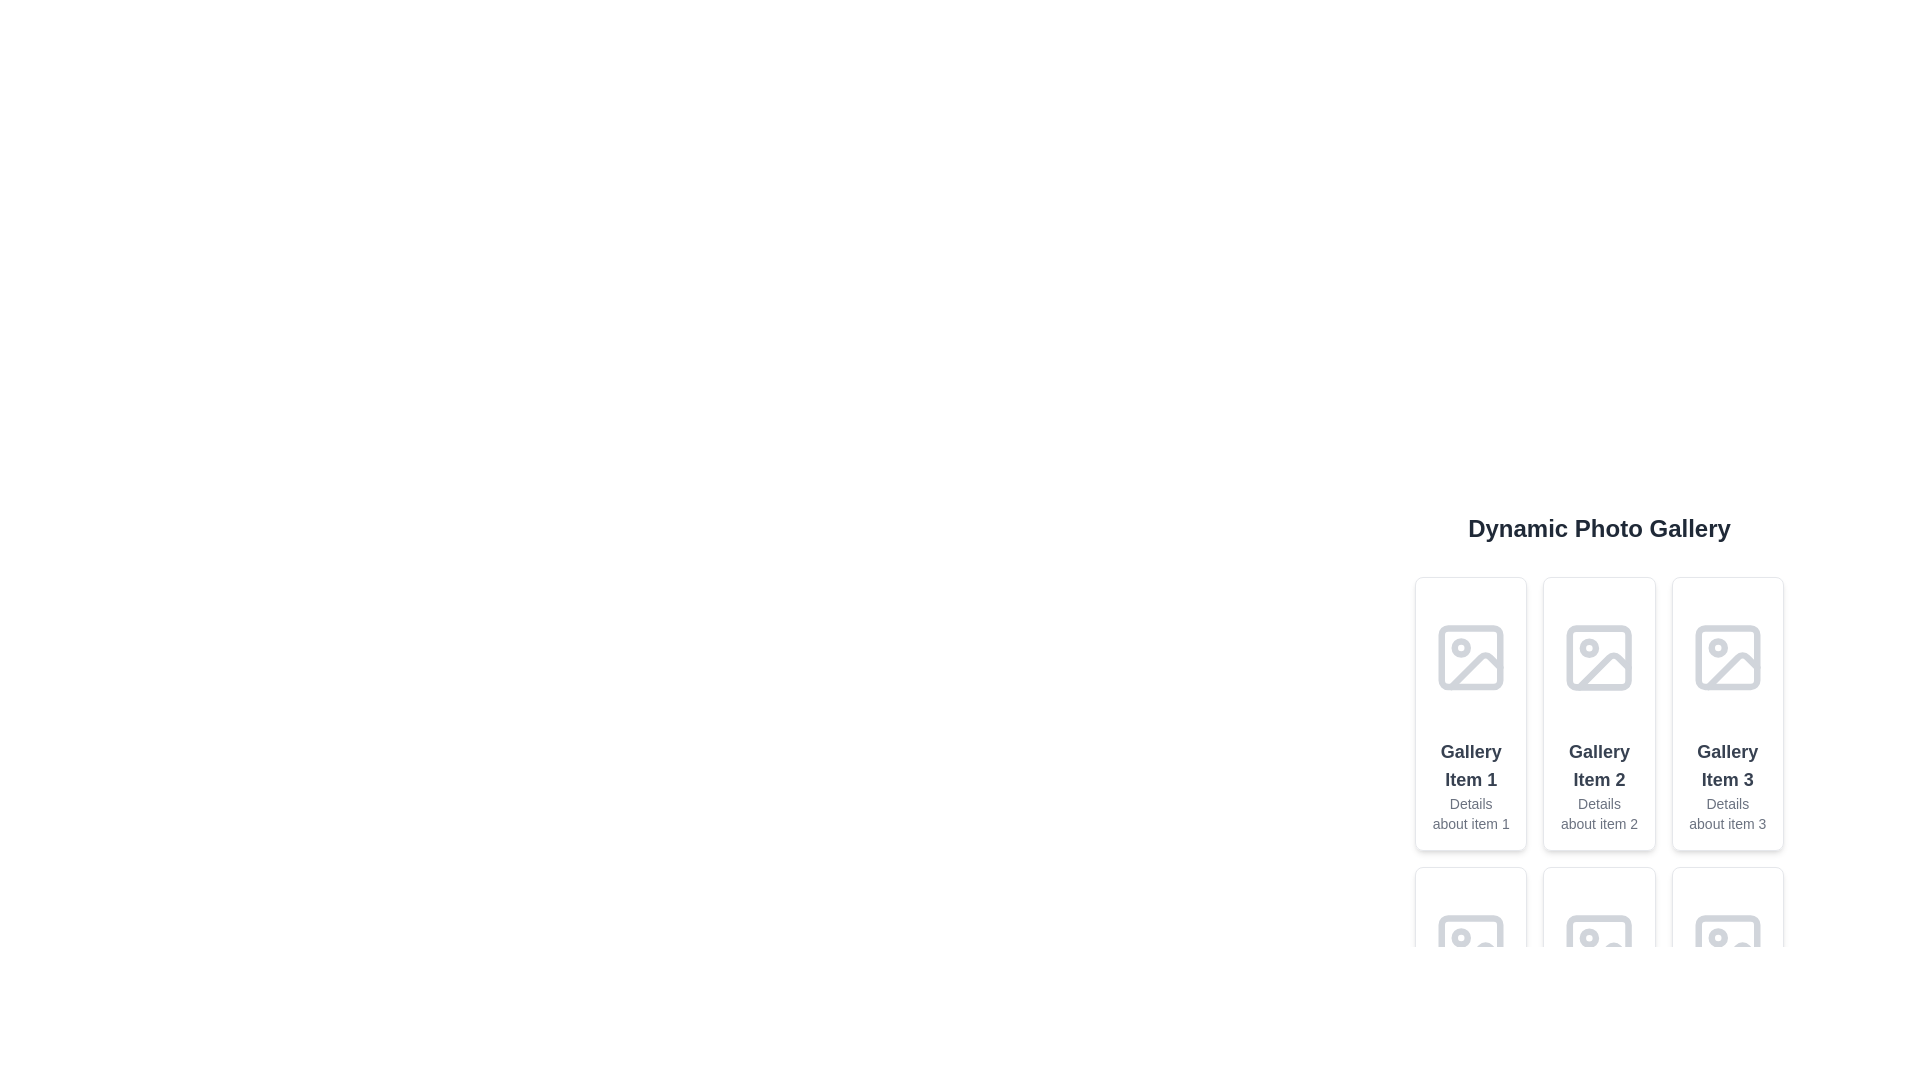  I want to click on the circular graphical element that symbolizes a point of interest in 'Gallery Item 4' located in the second row's first item of a 3x2 grid, so click(1461, 938).